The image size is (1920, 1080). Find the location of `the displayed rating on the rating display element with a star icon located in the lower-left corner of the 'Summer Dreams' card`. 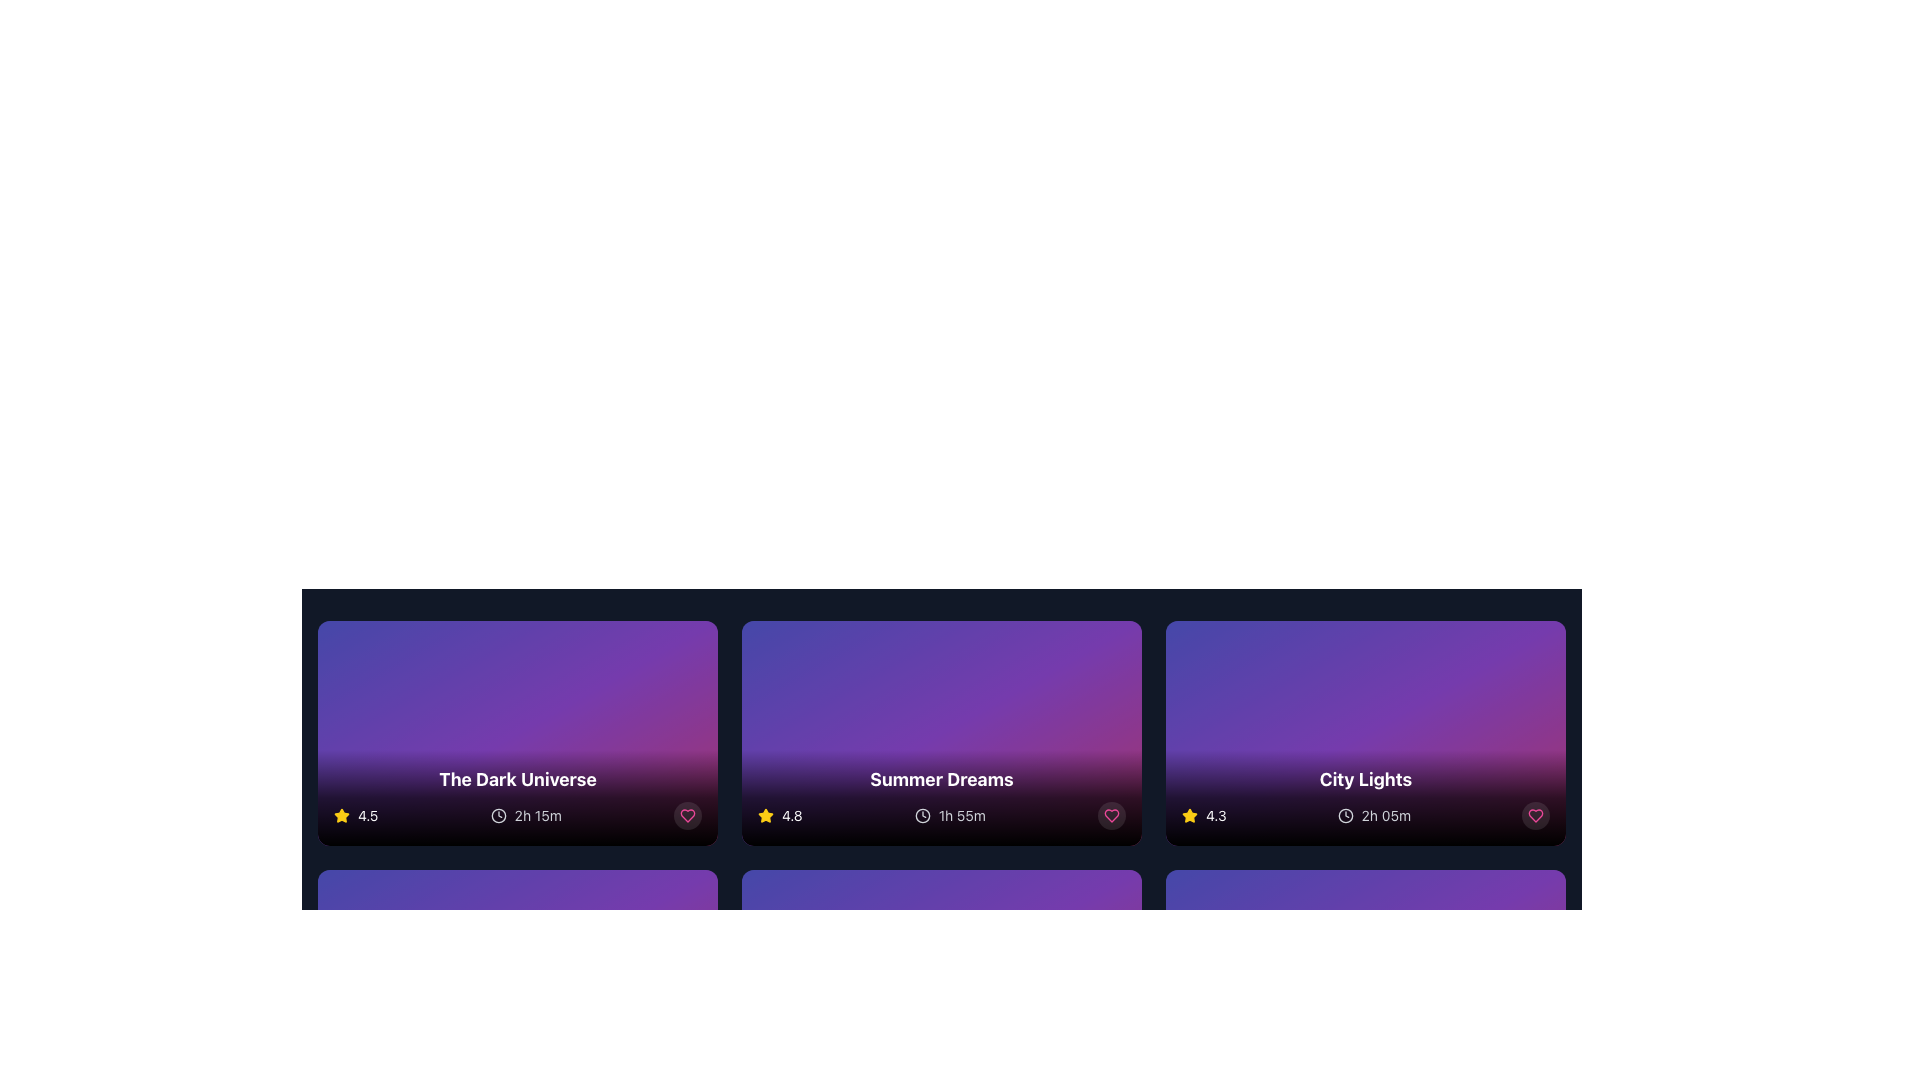

the displayed rating on the rating display element with a star icon located in the lower-left corner of the 'Summer Dreams' card is located at coordinates (779, 816).